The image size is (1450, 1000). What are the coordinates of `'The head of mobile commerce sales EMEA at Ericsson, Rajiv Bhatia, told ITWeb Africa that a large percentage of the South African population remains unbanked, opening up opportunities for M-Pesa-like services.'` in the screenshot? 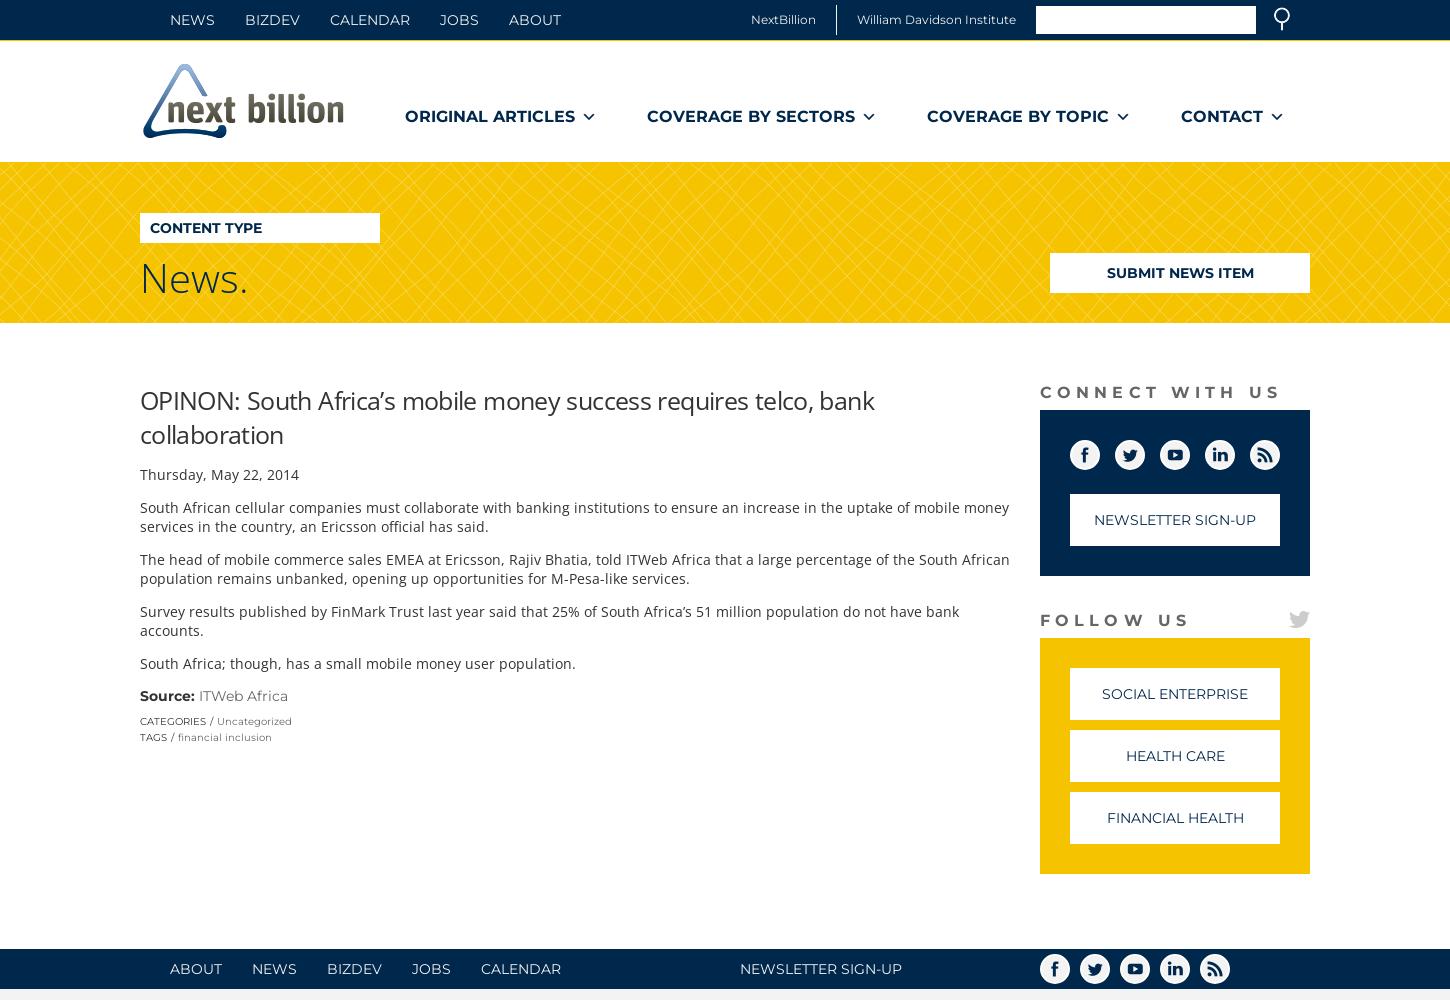 It's located at (575, 568).